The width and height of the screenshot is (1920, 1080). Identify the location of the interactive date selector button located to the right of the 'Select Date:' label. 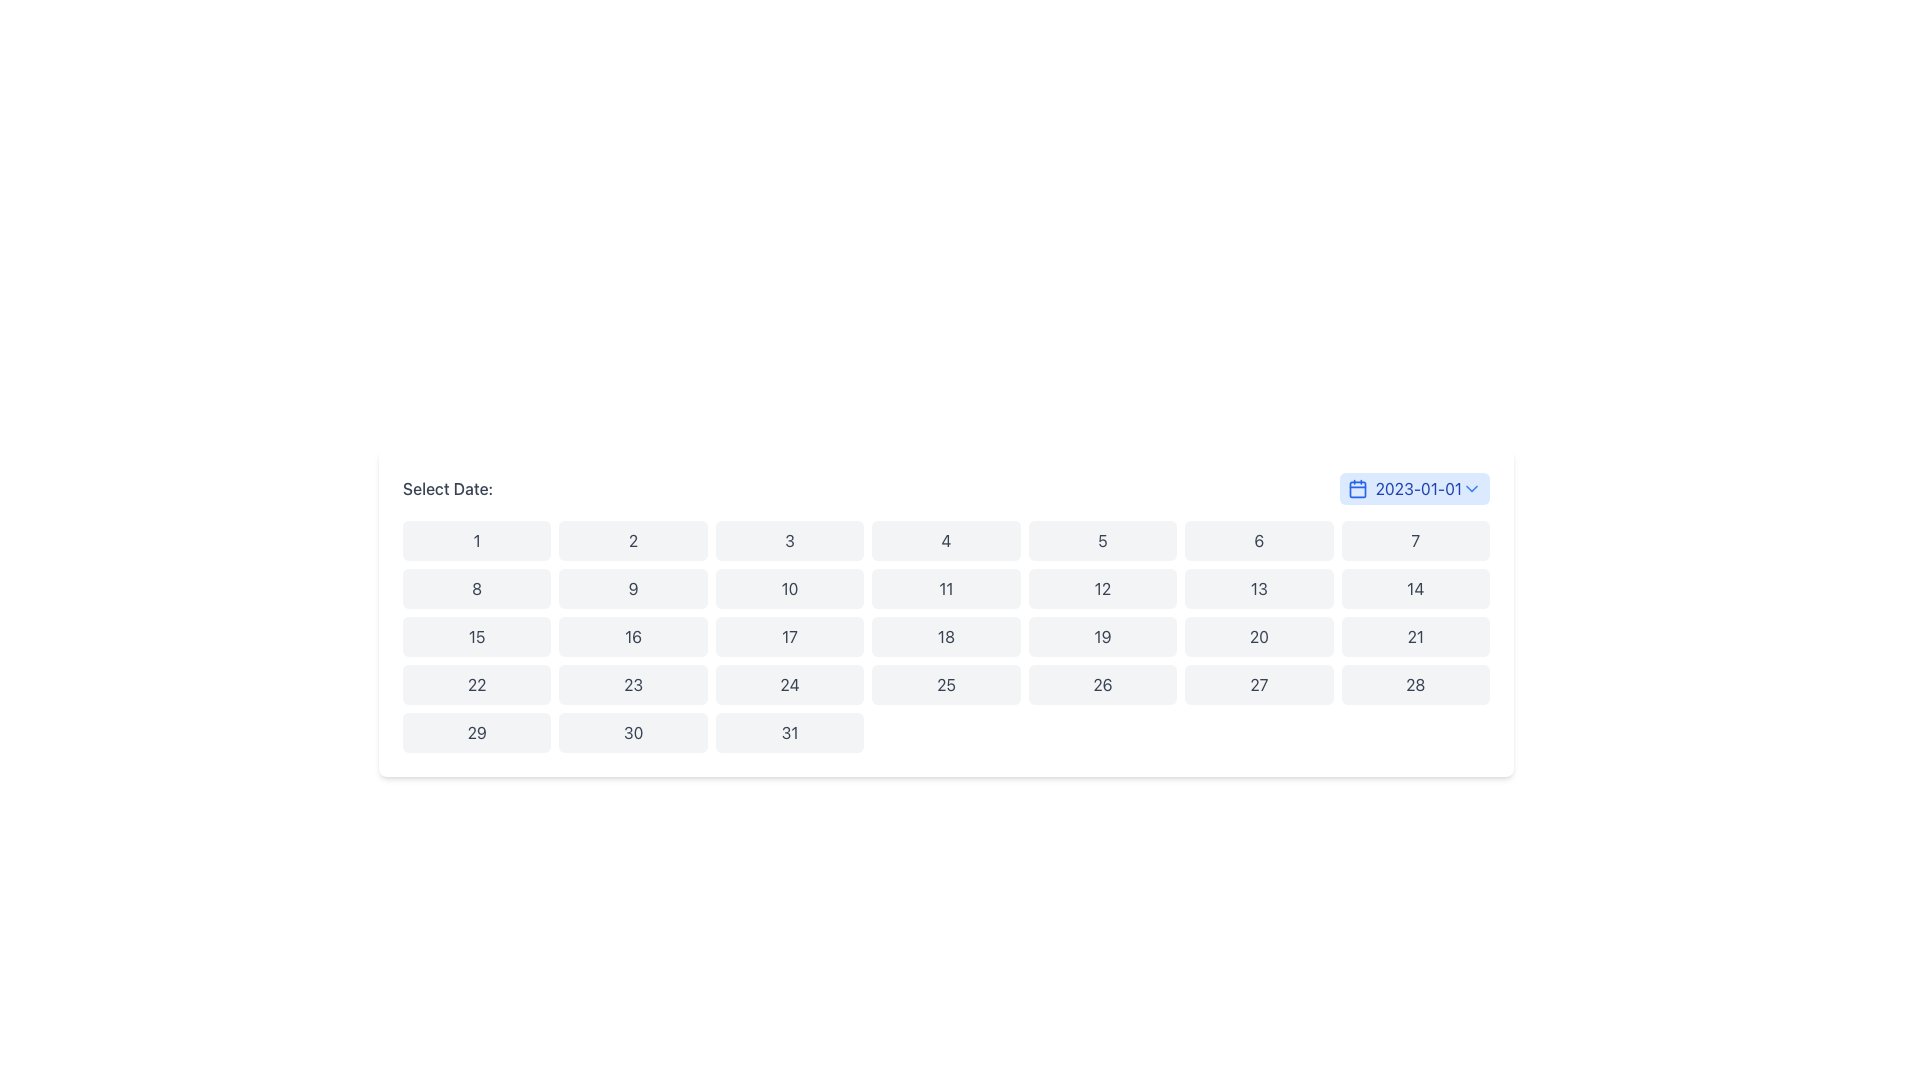
(1413, 489).